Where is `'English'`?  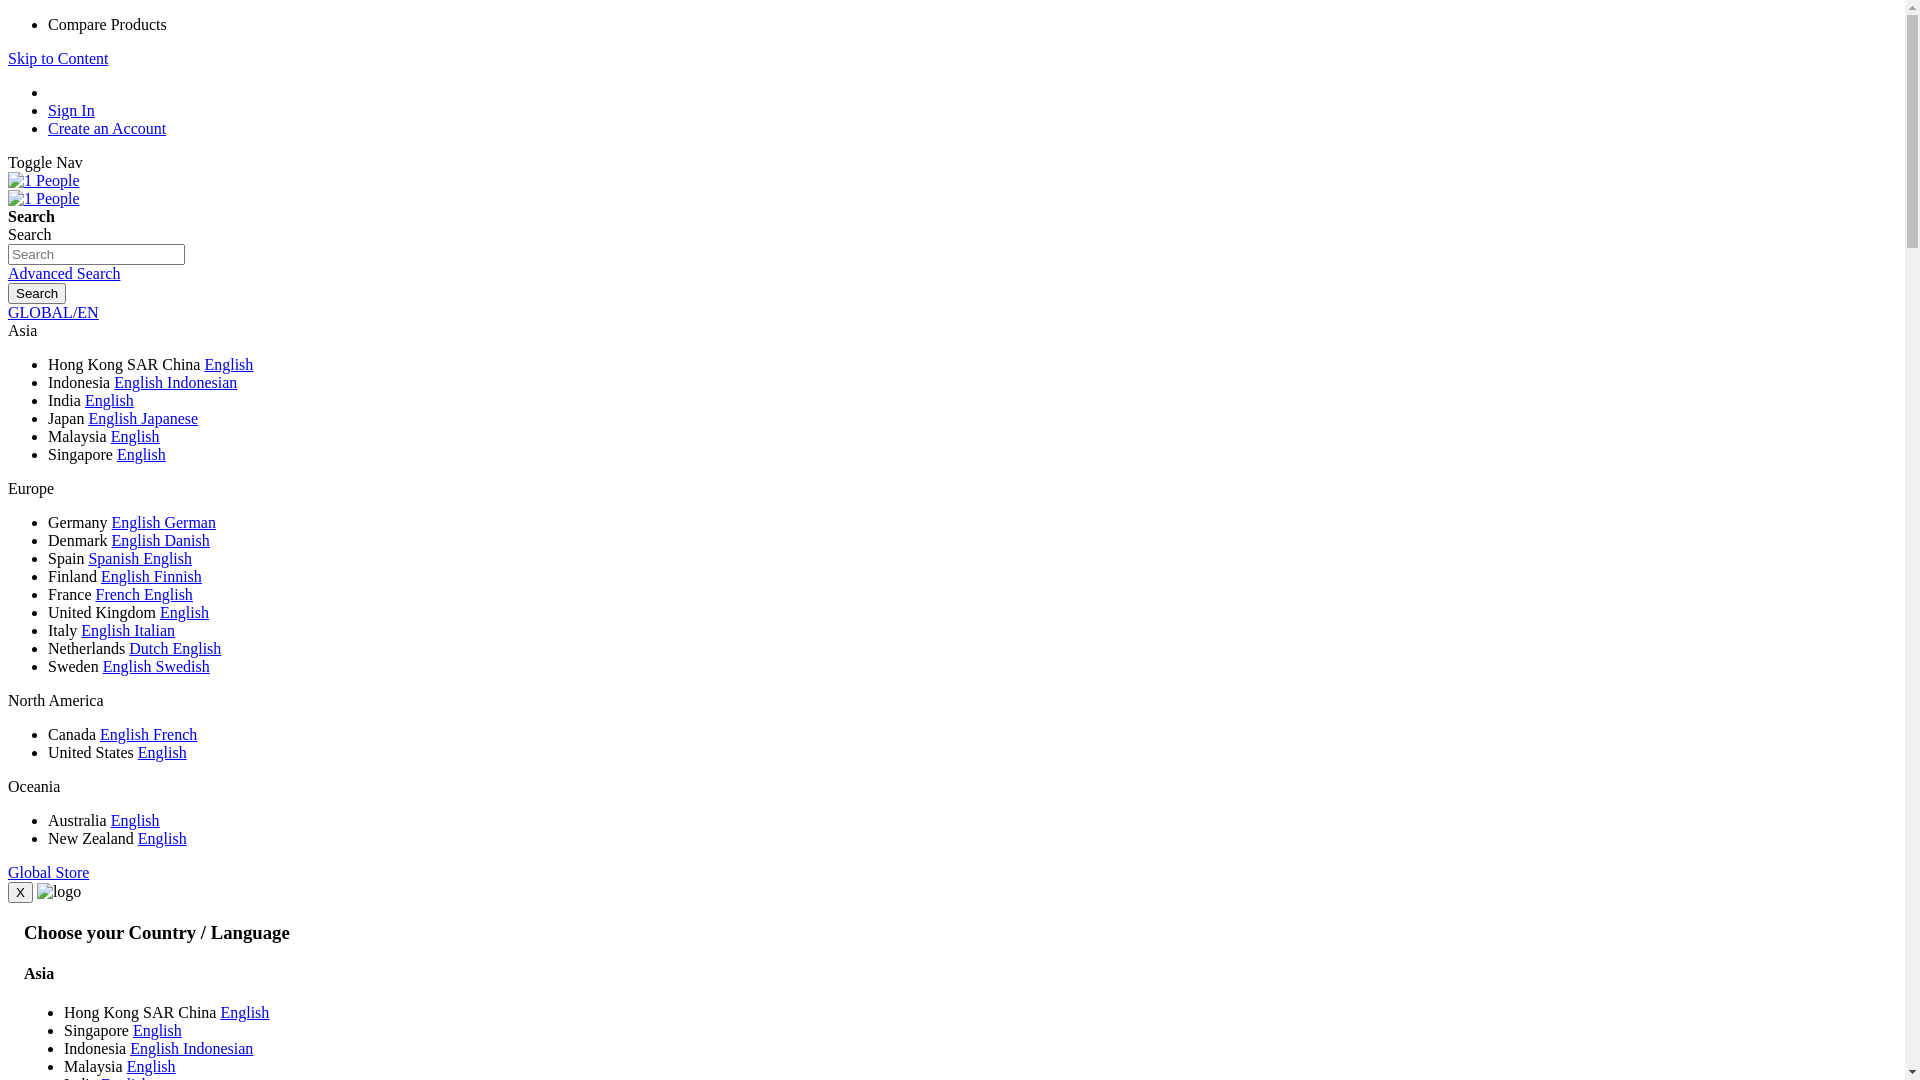 'English' is located at coordinates (125, 734).